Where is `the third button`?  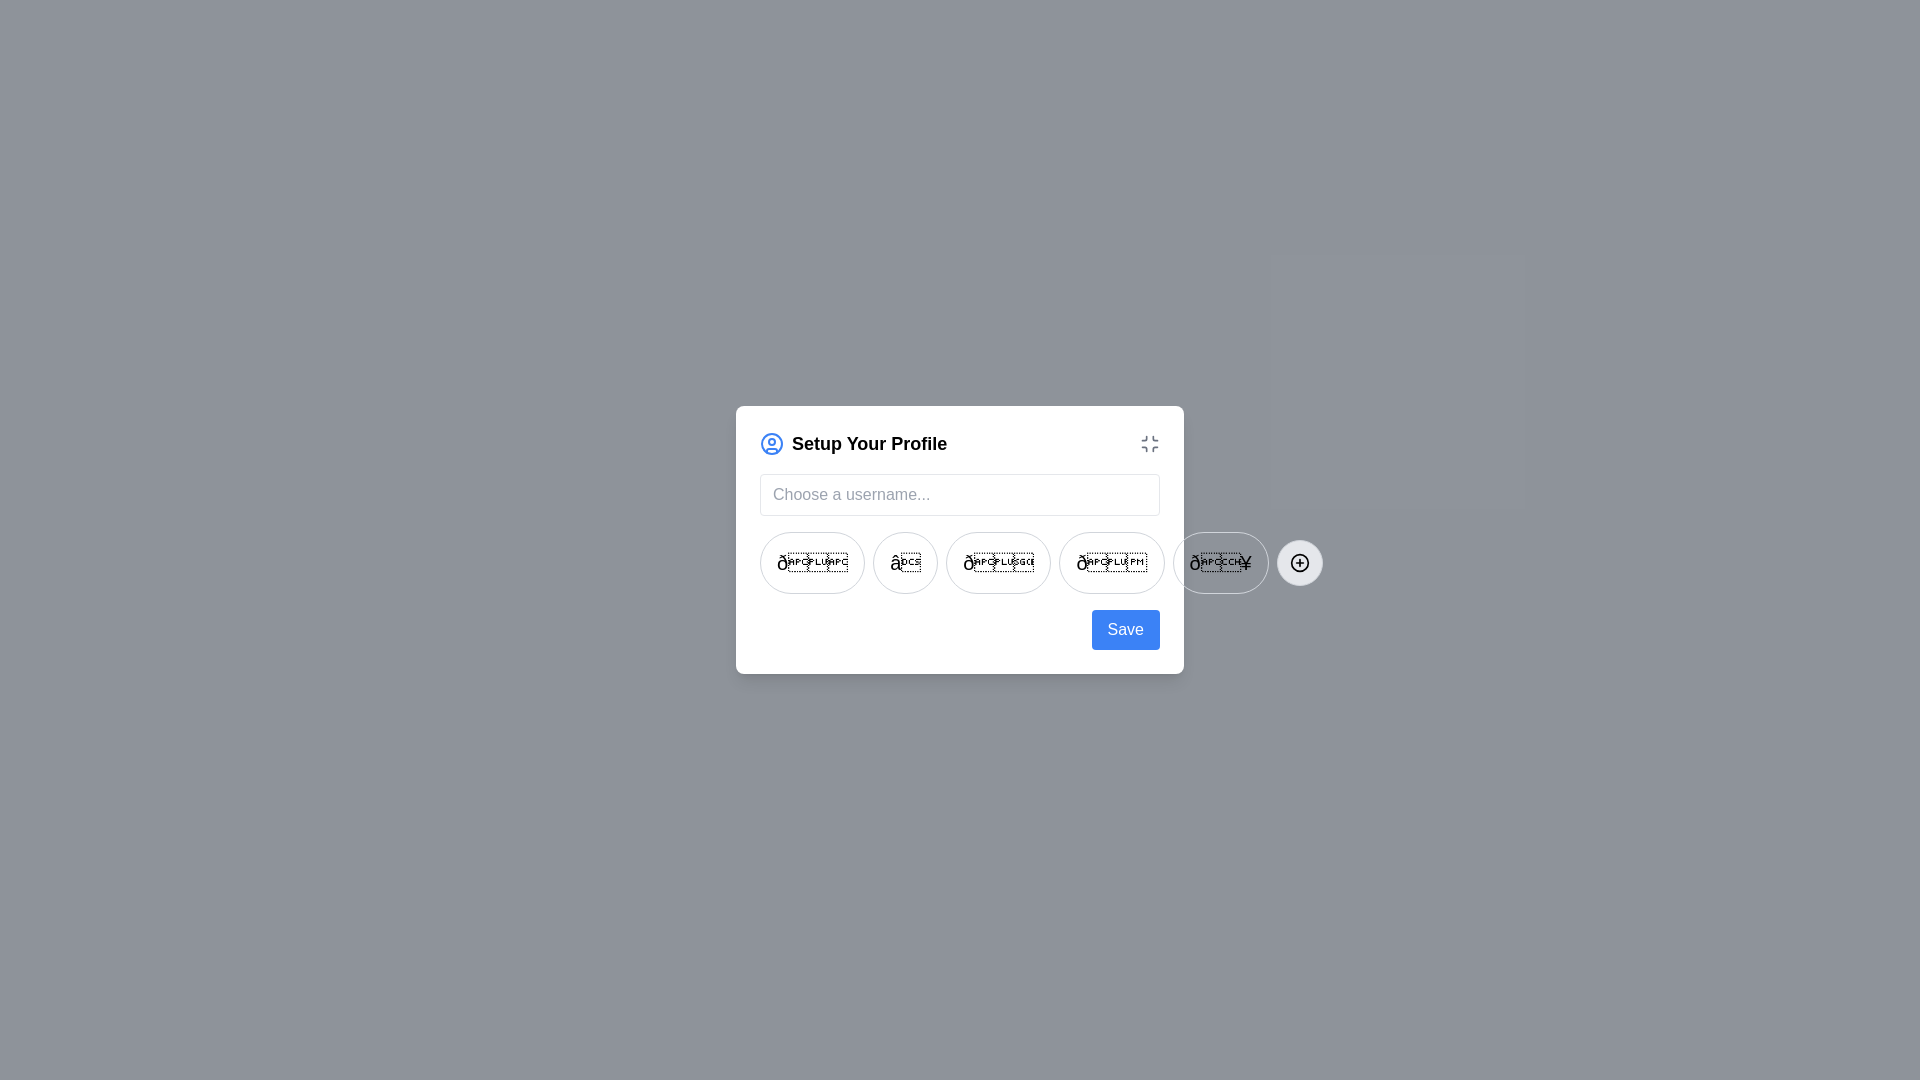
the third button is located at coordinates (960, 563).